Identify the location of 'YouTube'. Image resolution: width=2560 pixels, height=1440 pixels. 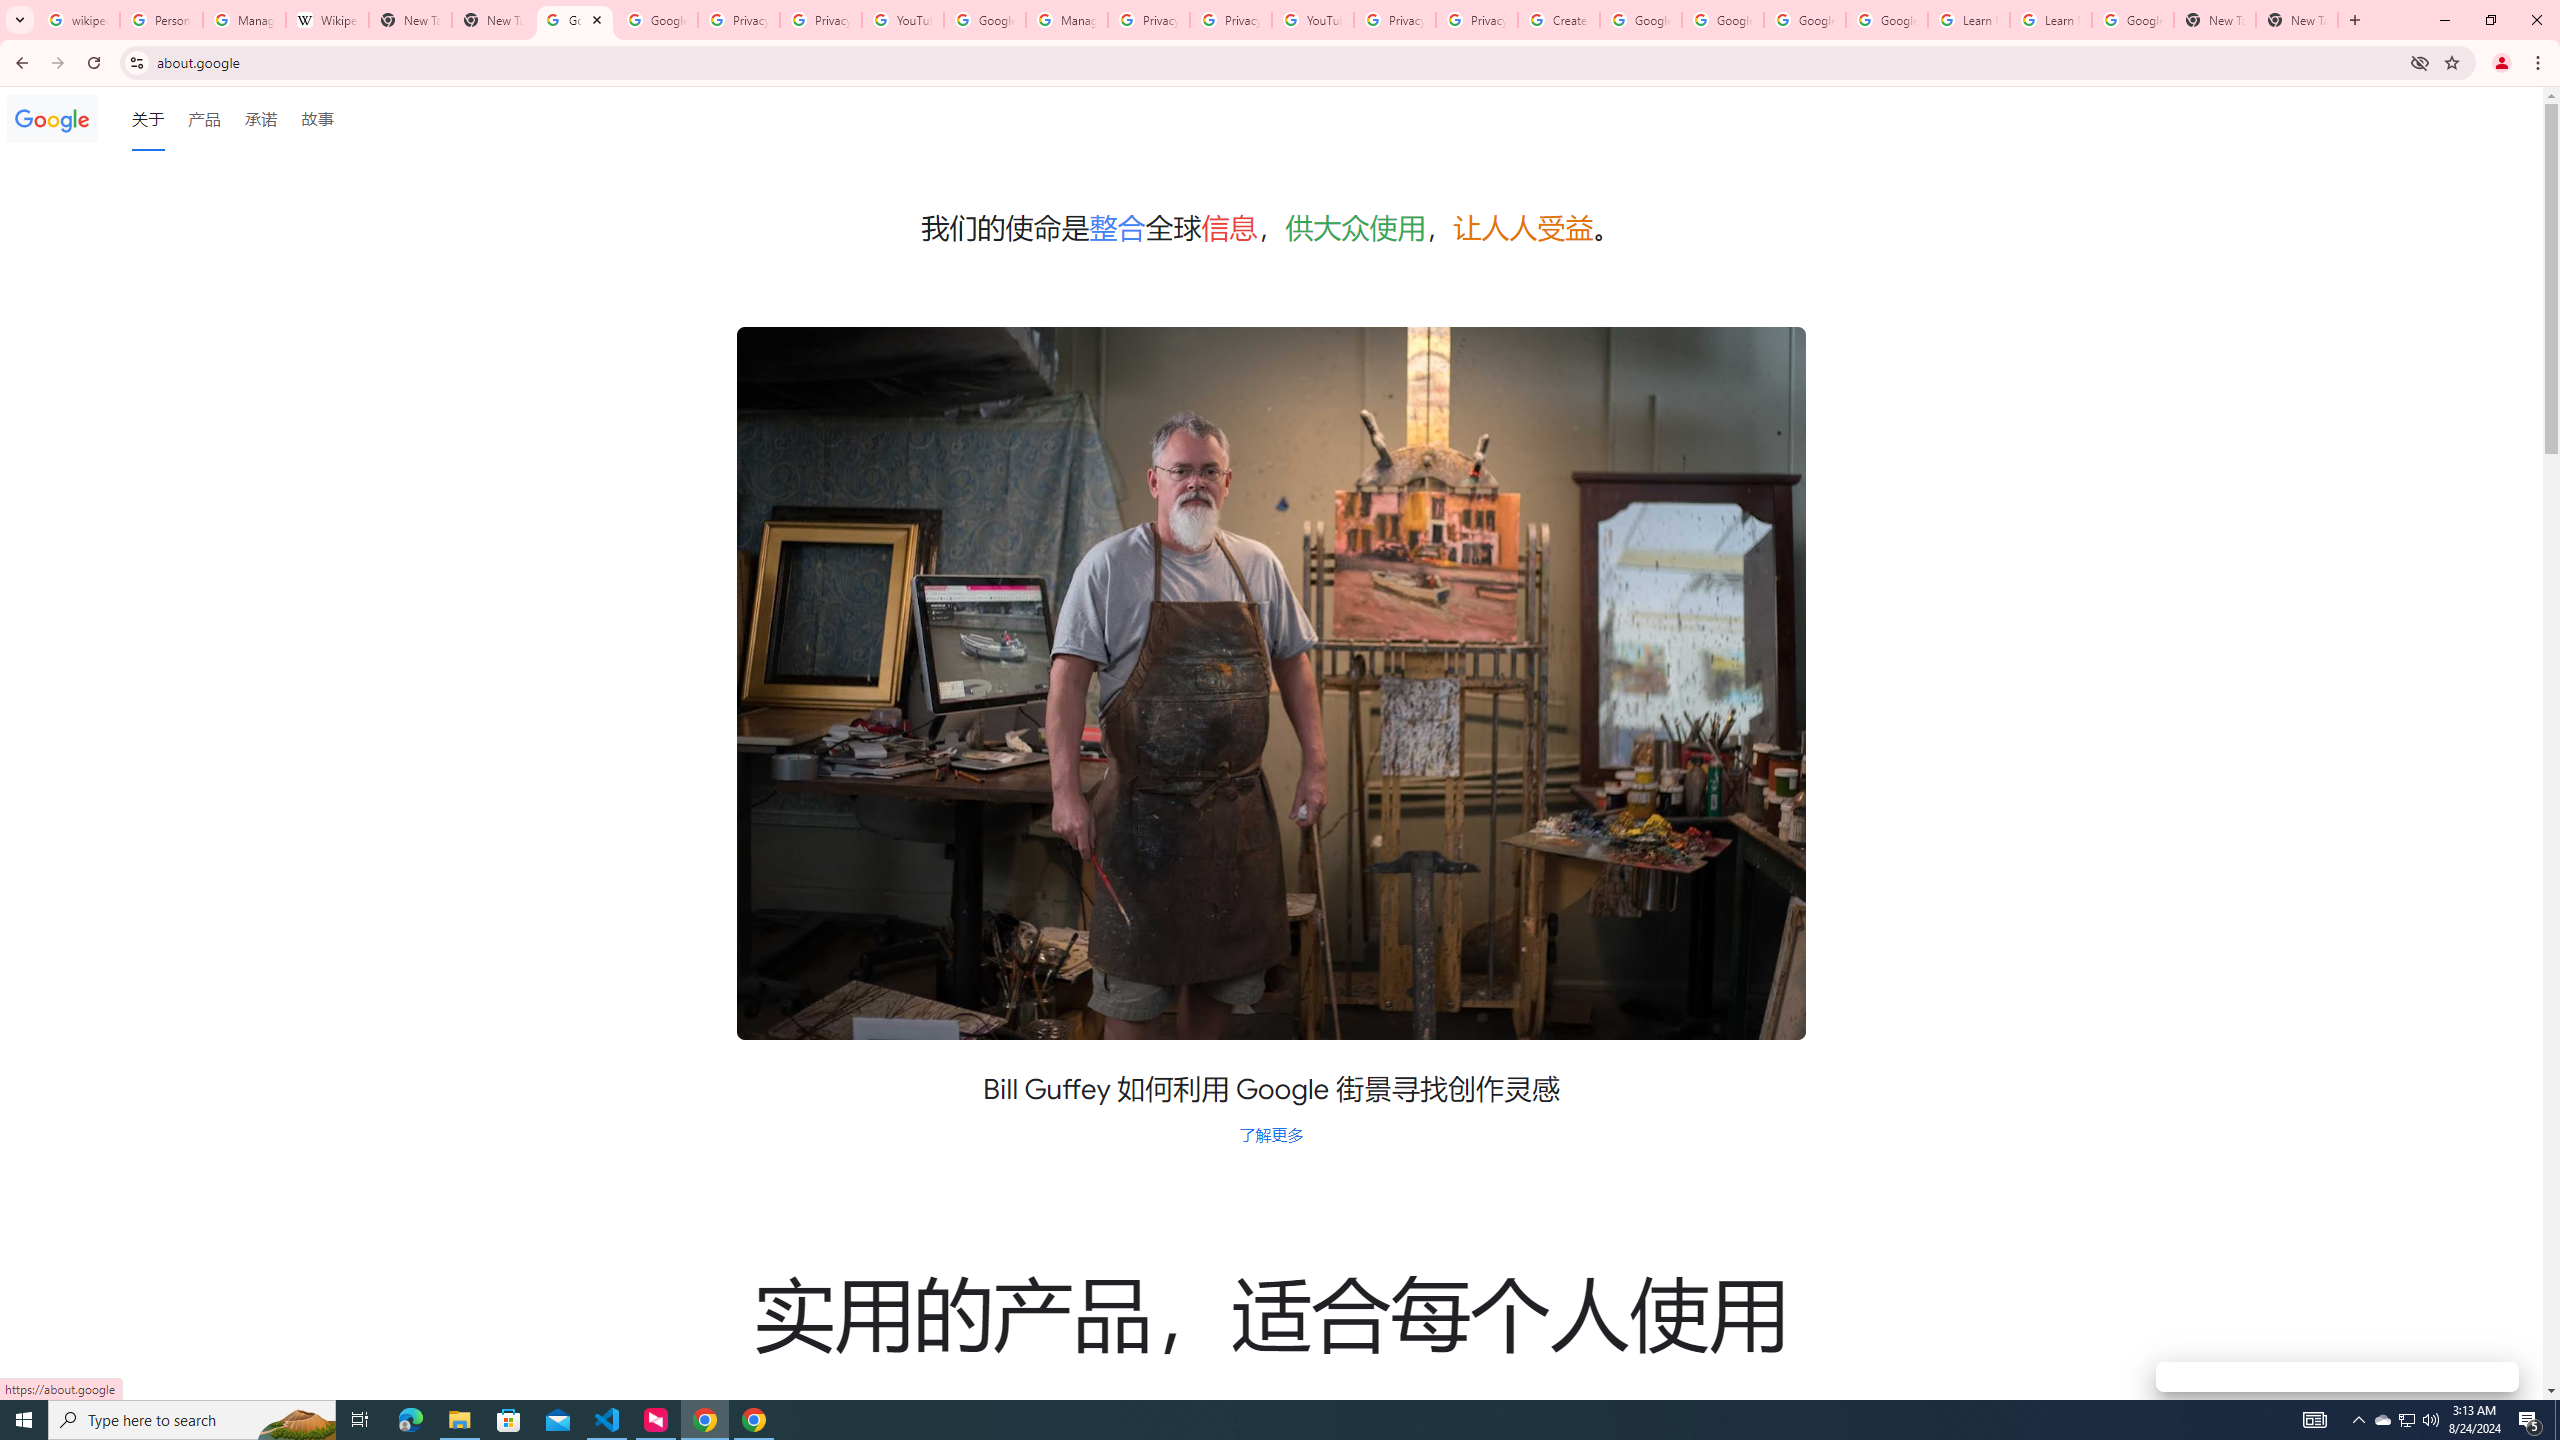
(1312, 19).